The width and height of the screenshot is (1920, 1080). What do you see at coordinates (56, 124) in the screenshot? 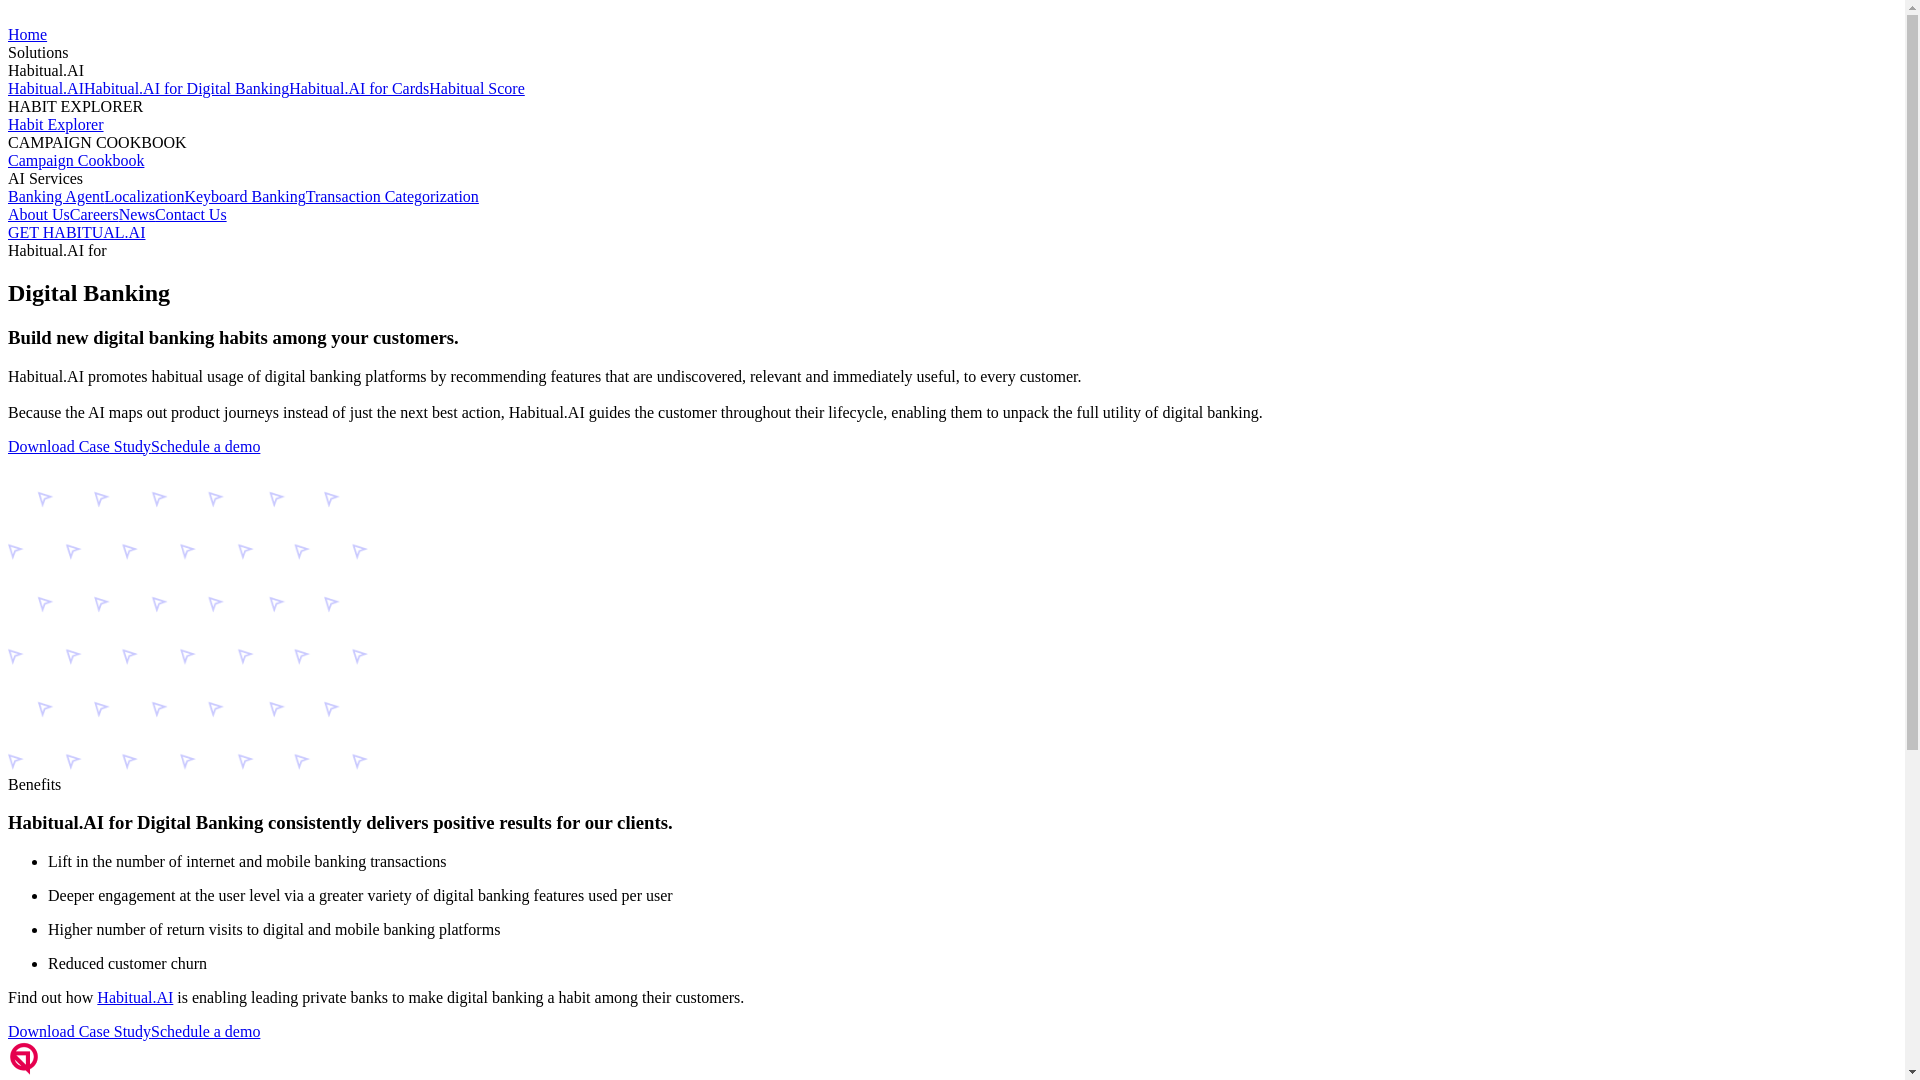
I see `'Habit Explorer'` at bounding box center [56, 124].